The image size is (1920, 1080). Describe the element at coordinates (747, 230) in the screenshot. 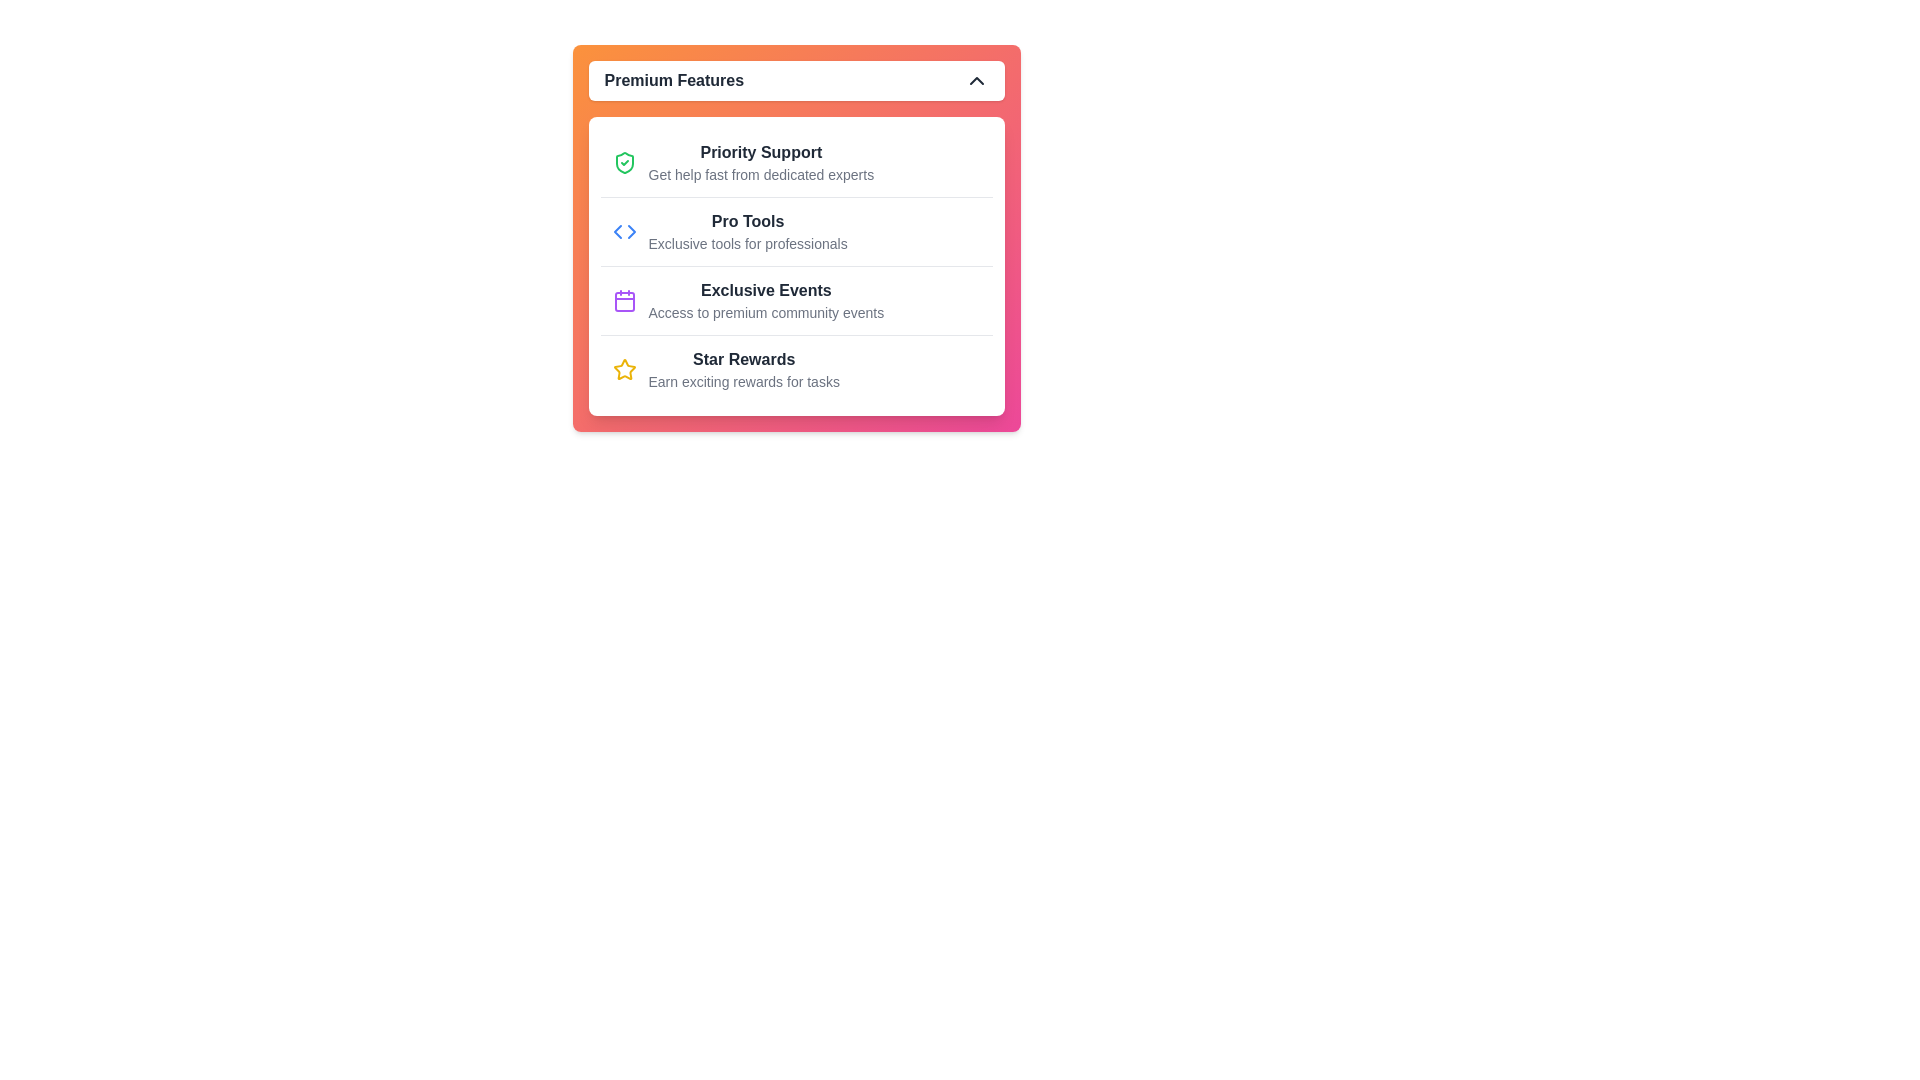

I see `the 'Pro Tools' text block, which is the second feature listed under 'Premium Features' in the service package` at that location.